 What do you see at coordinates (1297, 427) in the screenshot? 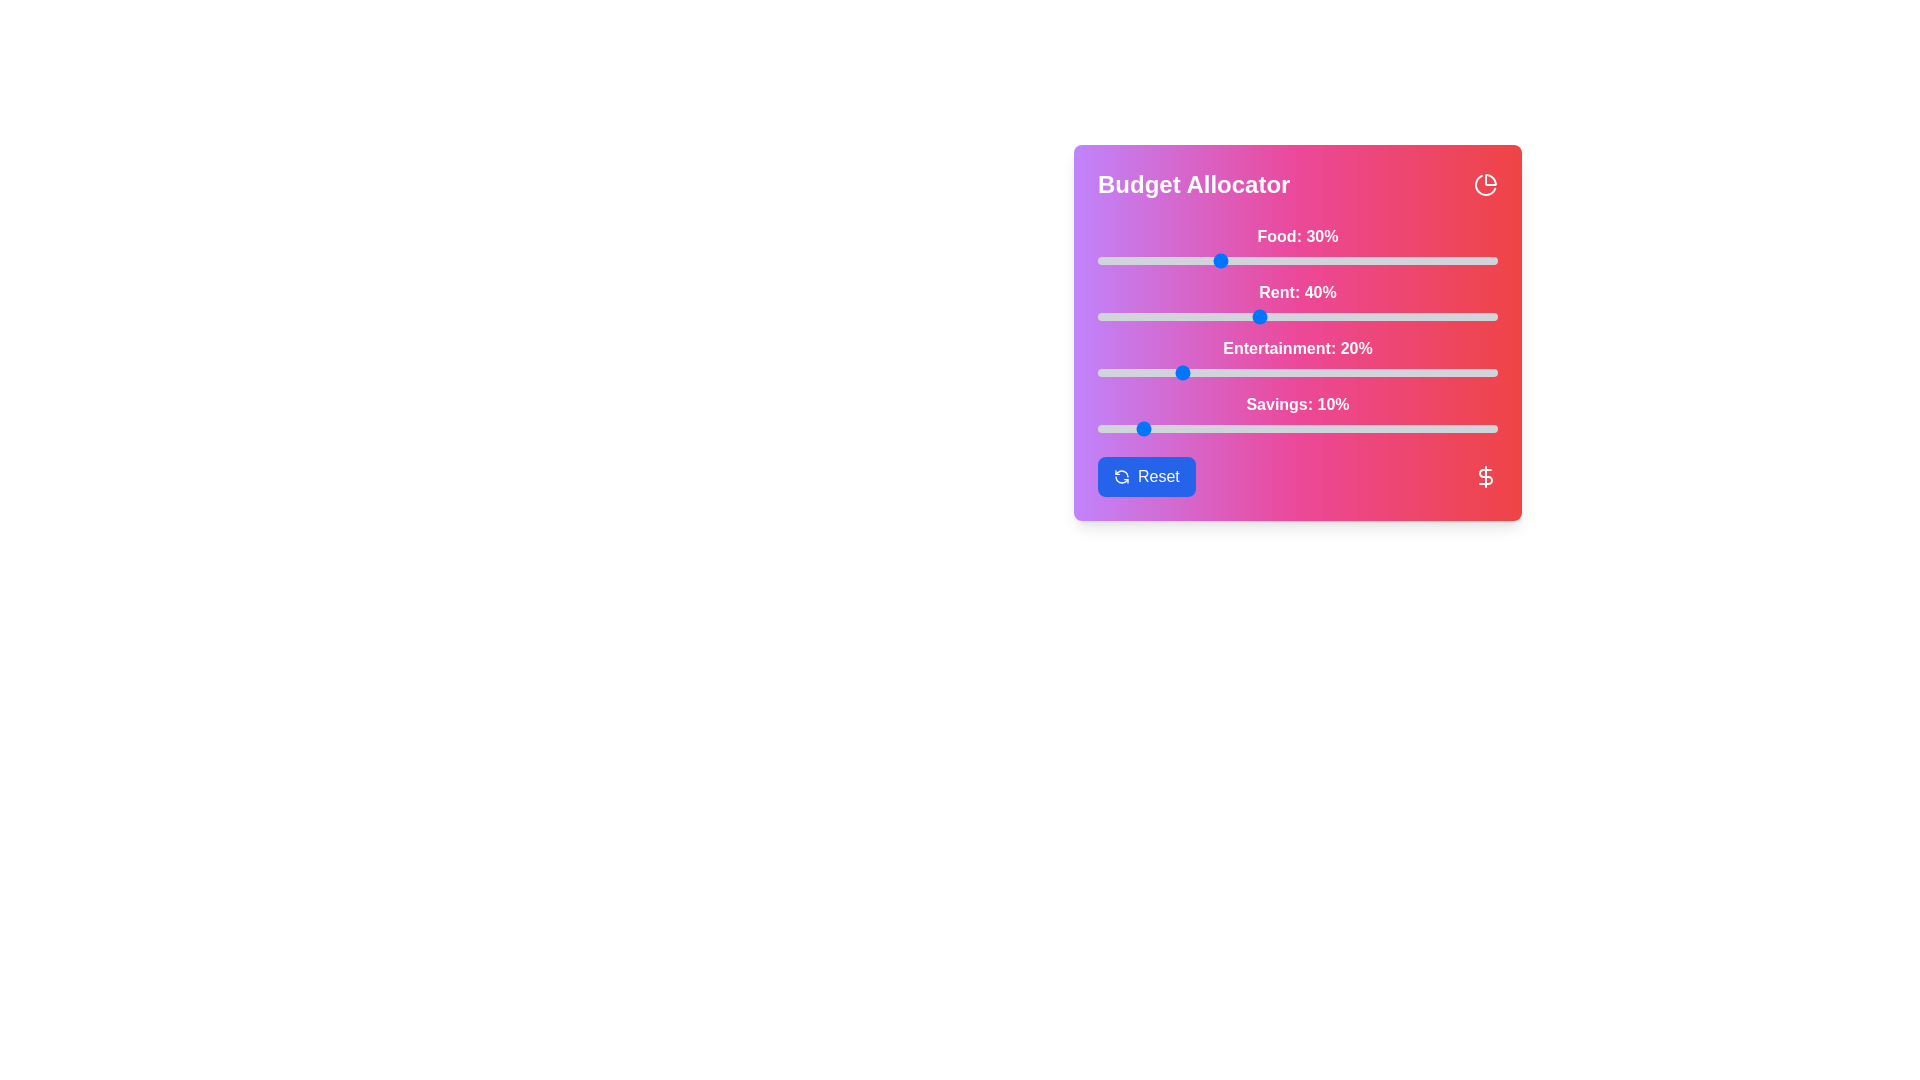
I see `the Range slider input labeled 'Savings: 10%'` at bounding box center [1297, 427].